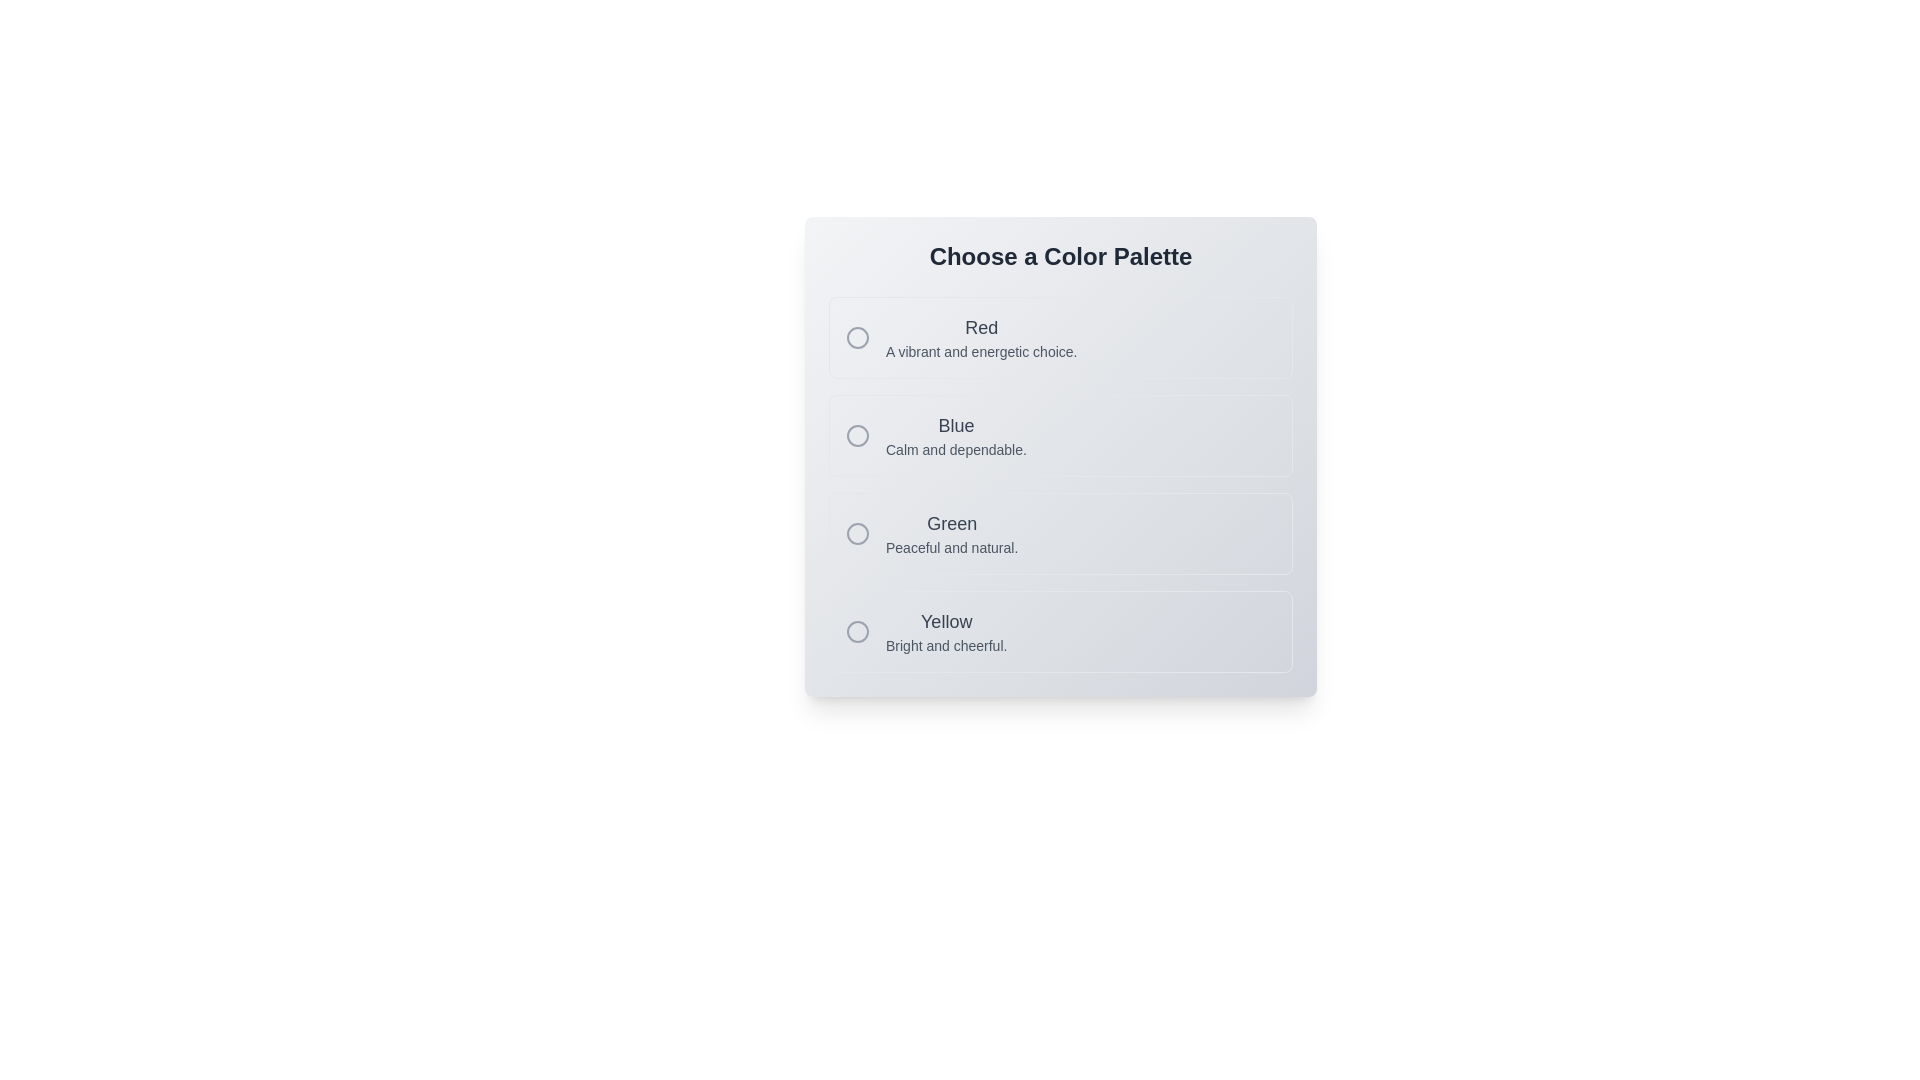 The width and height of the screenshot is (1920, 1080). What do you see at coordinates (945, 645) in the screenshot?
I see `the text label 'Bright and cheerful.' which is styled in small, gray font and located directly below the 'Yellow' option` at bounding box center [945, 645].